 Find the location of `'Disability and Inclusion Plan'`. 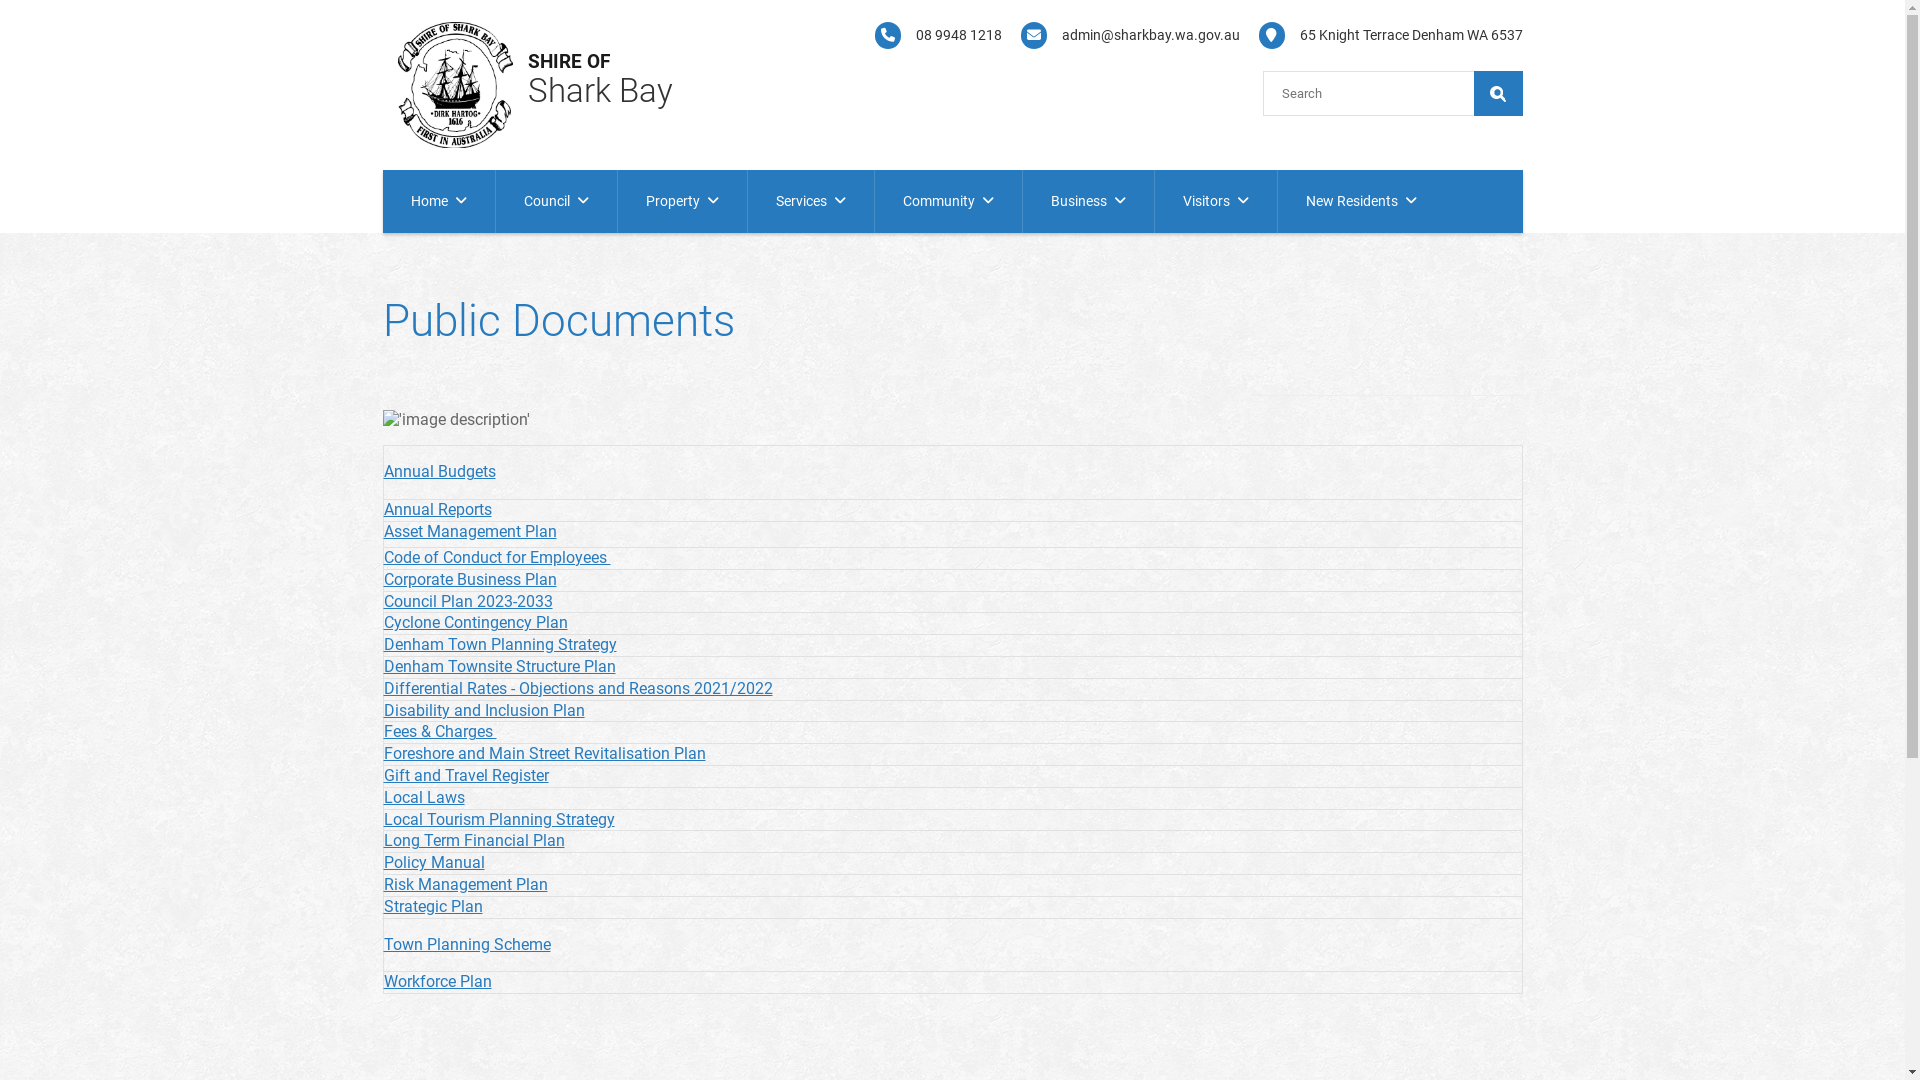

'Disability and Inclusion Plan' is located at coordinates (484, 709).